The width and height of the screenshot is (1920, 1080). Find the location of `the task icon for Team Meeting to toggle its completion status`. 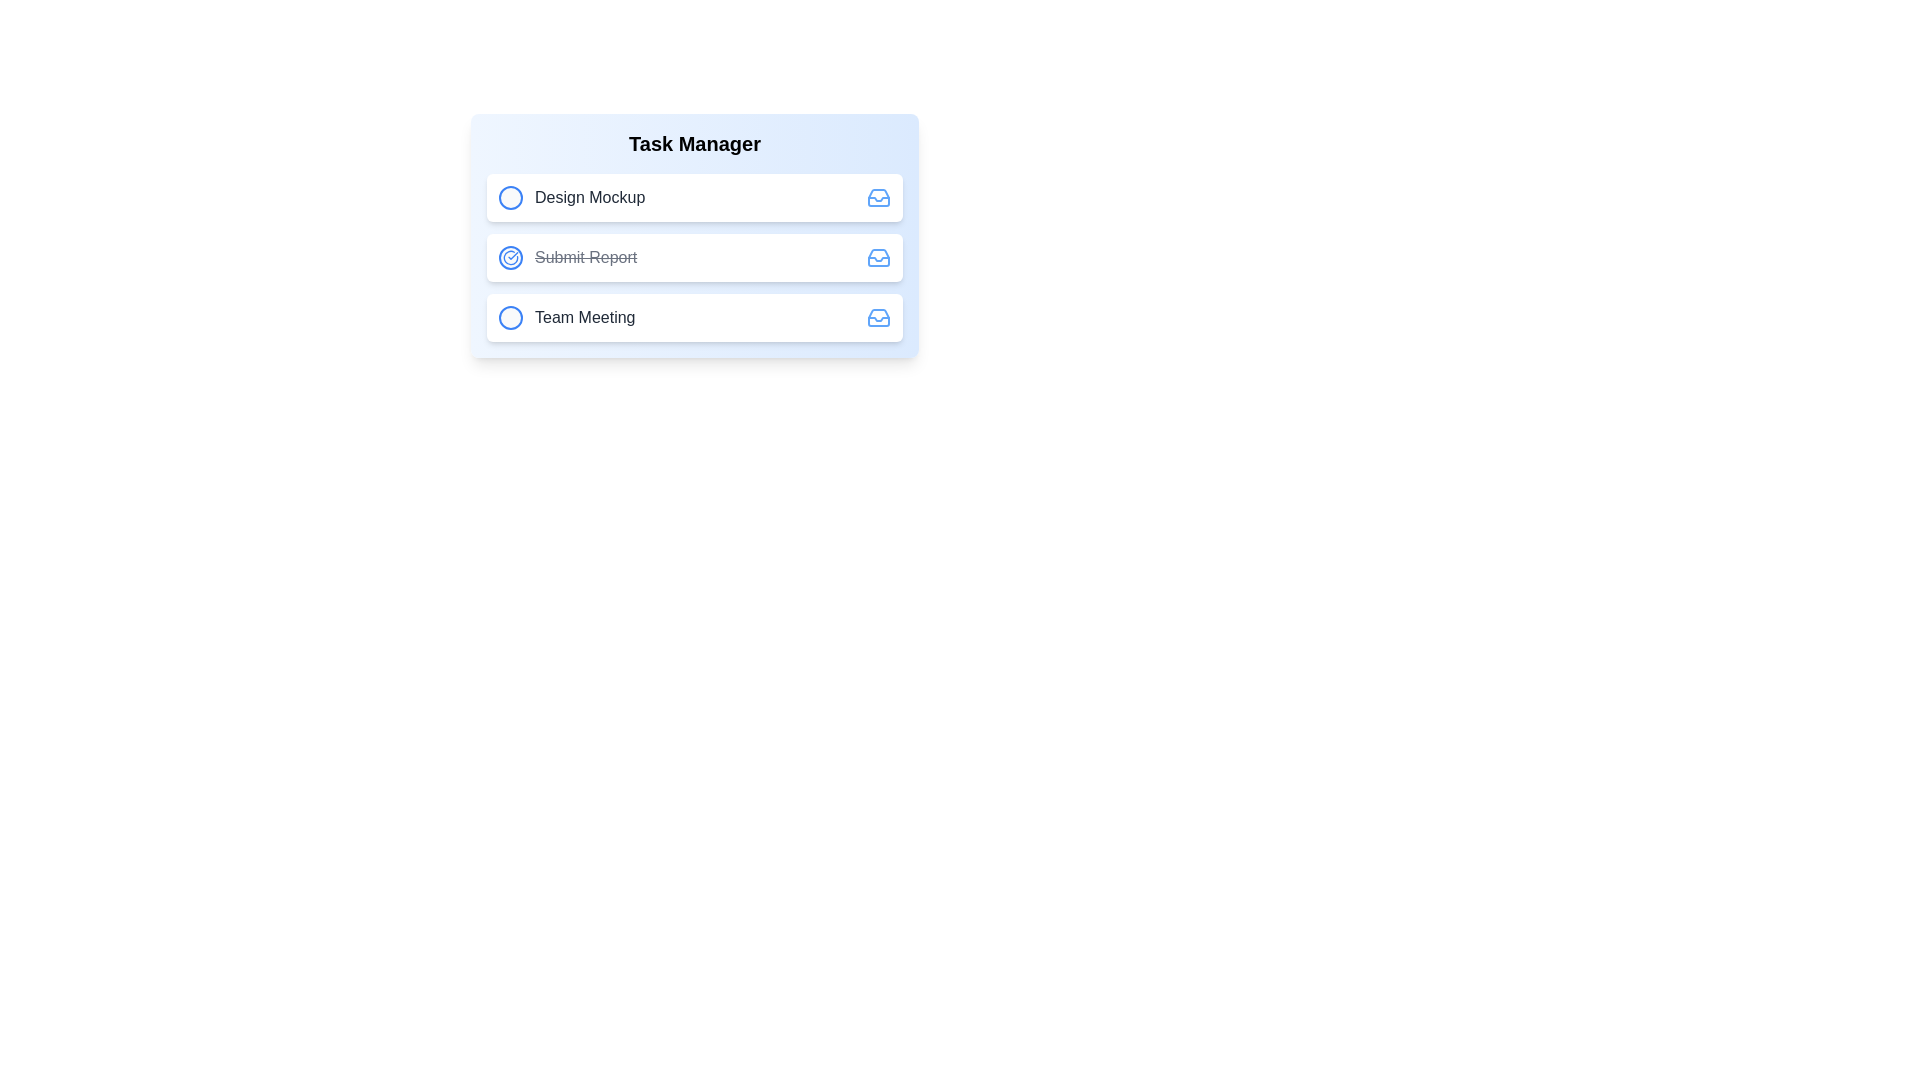

the task icon for Team Meeting to toggle its completion status is located at coordinates (510, 316).